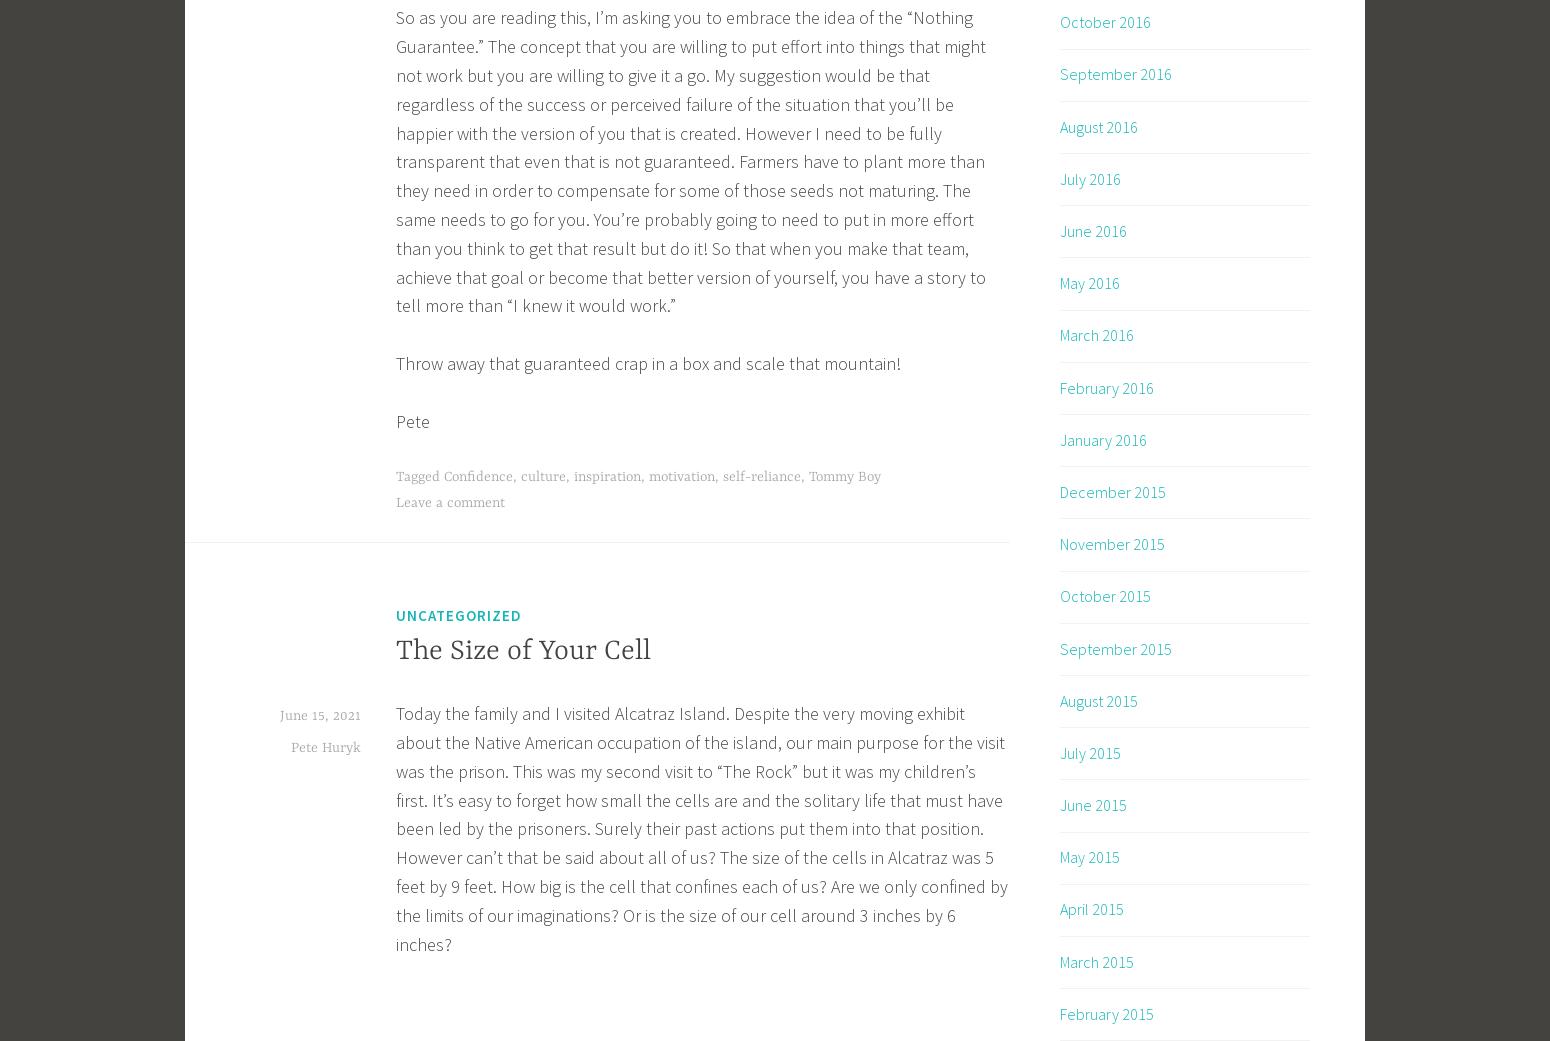 The height and width of the screenshot is (1041, 1550). What do you see at coordinates (689, 161) in the screenshot?
I see `'So as you are reading this, I’m asking you to embrace the idea of the “Nothing Guarantee.”  The concept that you are willing to put effort into things that might not work but you are willing to give it a go.  My suggestion would be that regardless of the success or perceived failure of the situation that you’ll be happier with the version of you that is created.  However I need to be fully transparent that even that is not guaranteed.  Farmers have to plant more than they need in order to compensate for some of those seeds not maturing.  The same needs to go for you.  You’re probably going to need to put in more effort than you think to get that result but do it!  So that when you make that team, achieve that goal or become that better version of yourself, you have a story to tell more than “I knew it would work.”'` at bounding box center [689, 161].